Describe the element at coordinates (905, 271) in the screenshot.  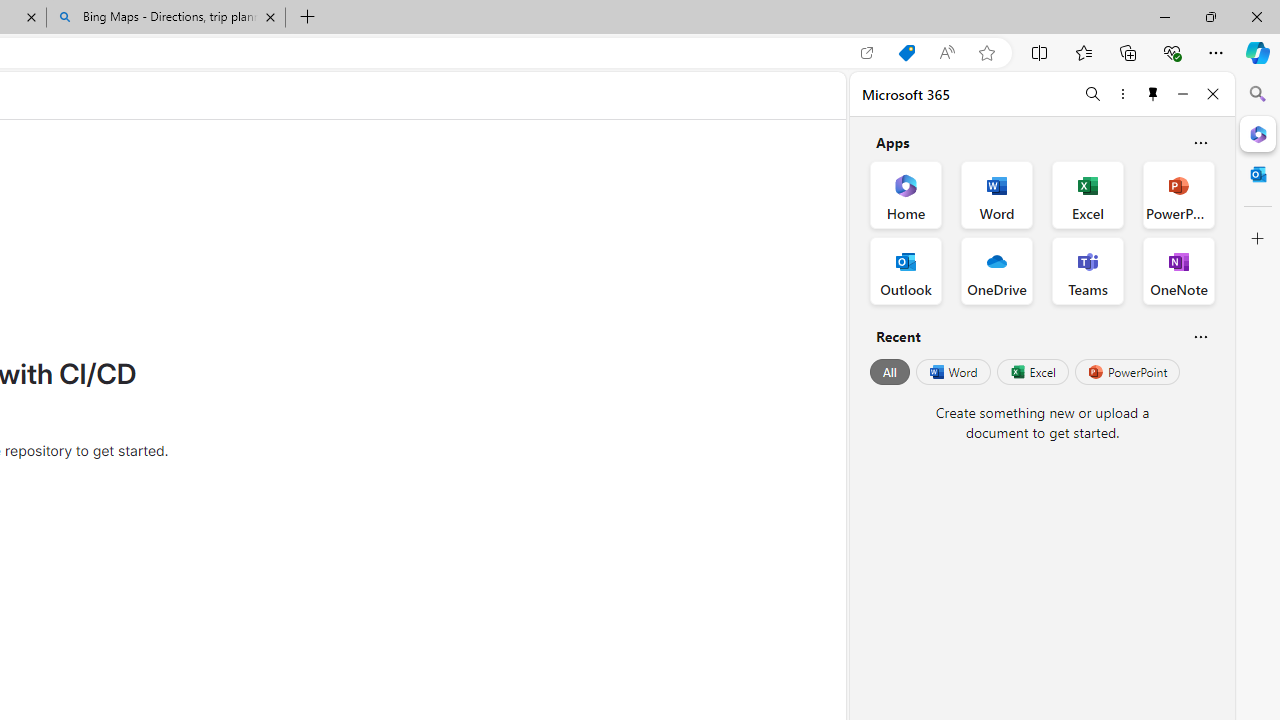
I see `'Outlook Office App'` at that location.